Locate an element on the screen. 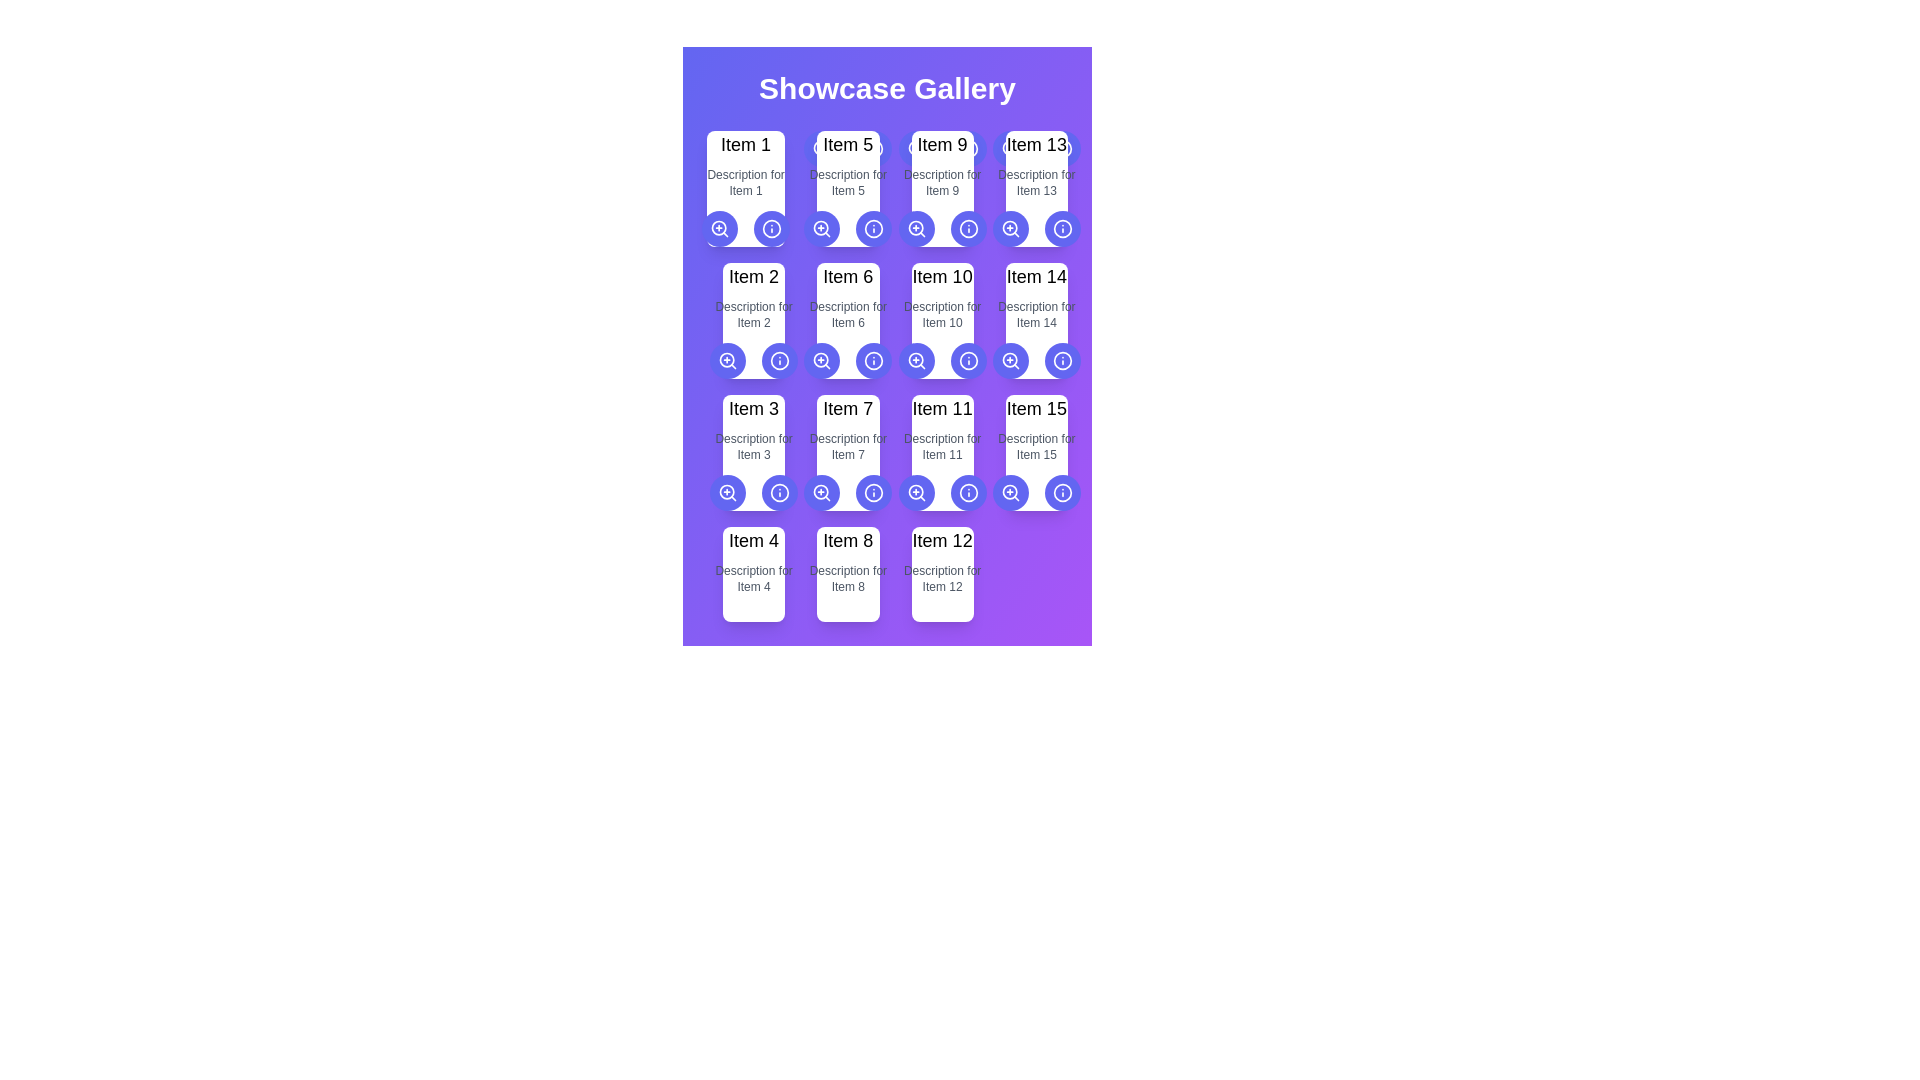 The width and height of the screenshot is (1920, 1080). the circular Icon component in the fourth row and third column of the grid layout beneath the card labeled 'Item 9' is located at coordinates (874, 227).